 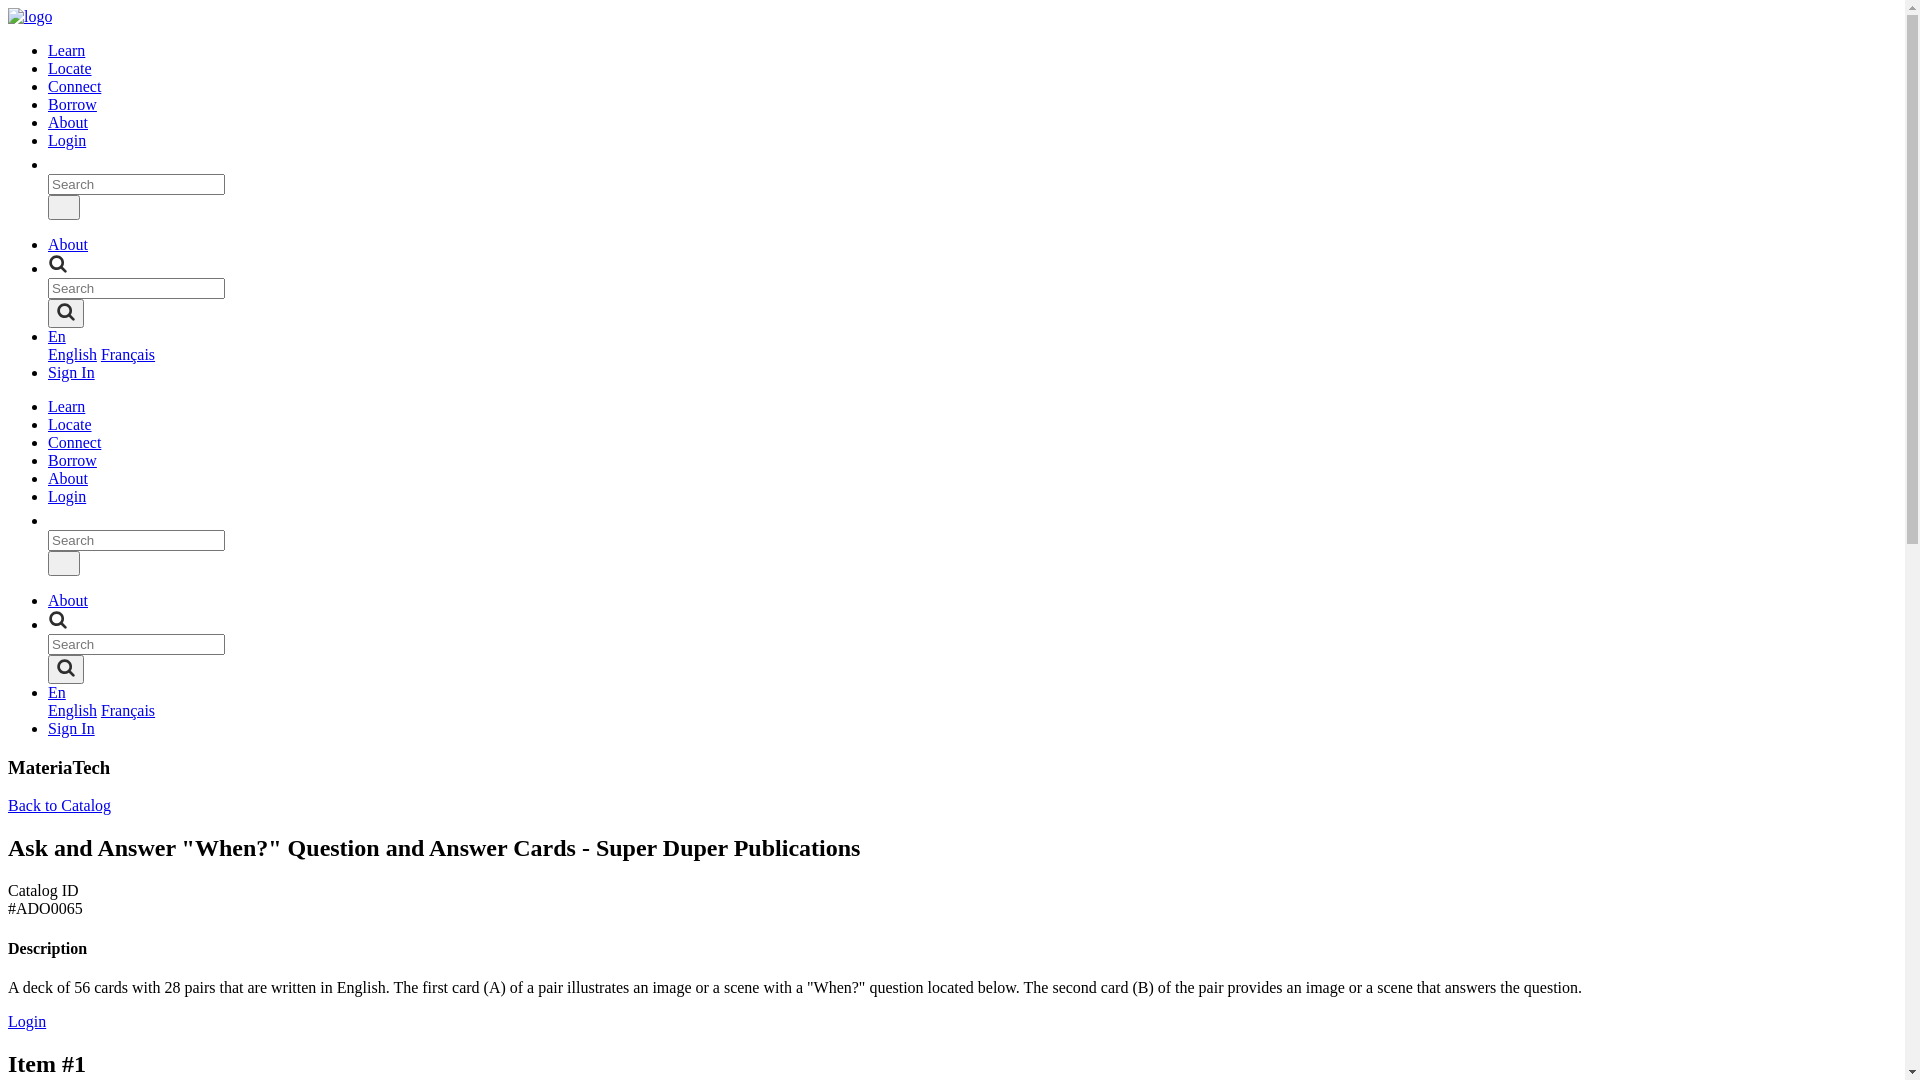 What do you see at coordinates (72, 104) in the screenshot?
I see `'Borrow'` at bounding box center [72, 104].